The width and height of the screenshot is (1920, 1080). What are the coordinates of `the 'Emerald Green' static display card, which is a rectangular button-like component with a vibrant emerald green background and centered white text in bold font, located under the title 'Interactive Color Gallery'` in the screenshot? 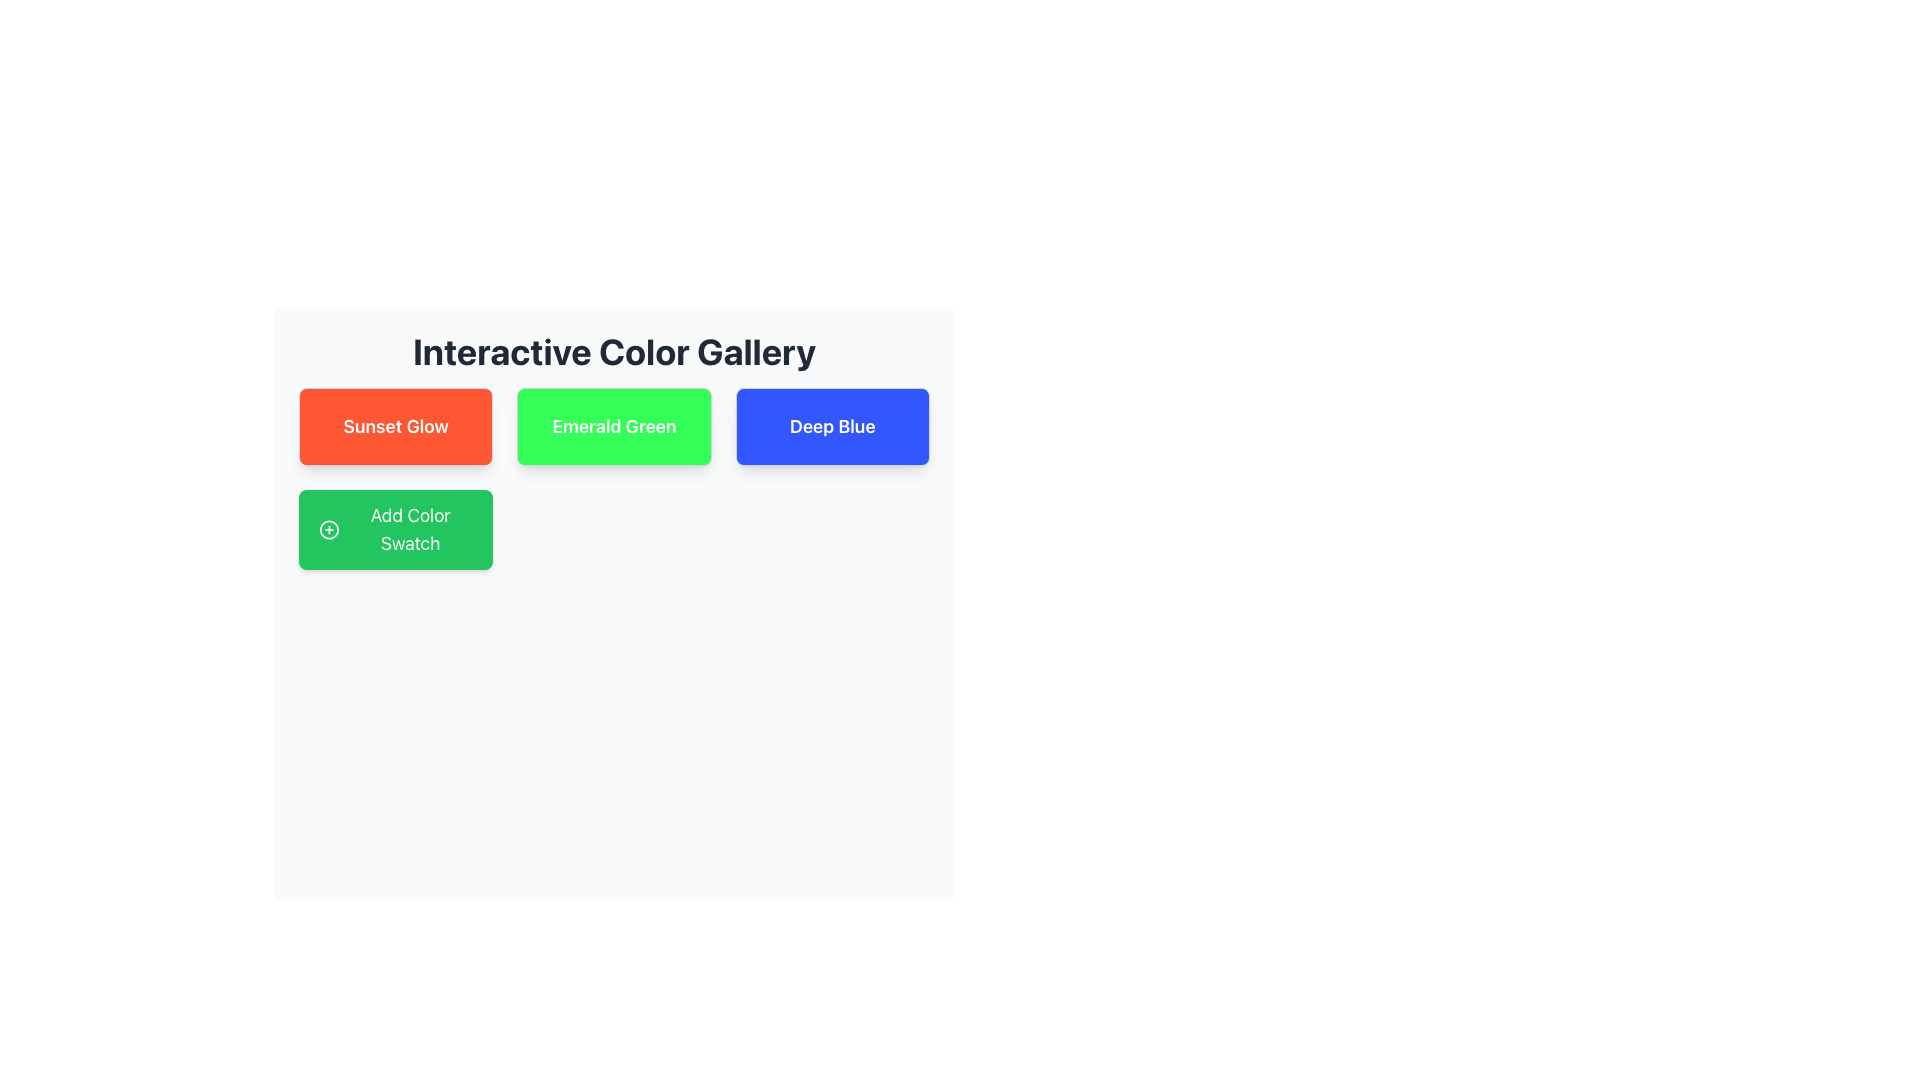 It's located at (613, 426).